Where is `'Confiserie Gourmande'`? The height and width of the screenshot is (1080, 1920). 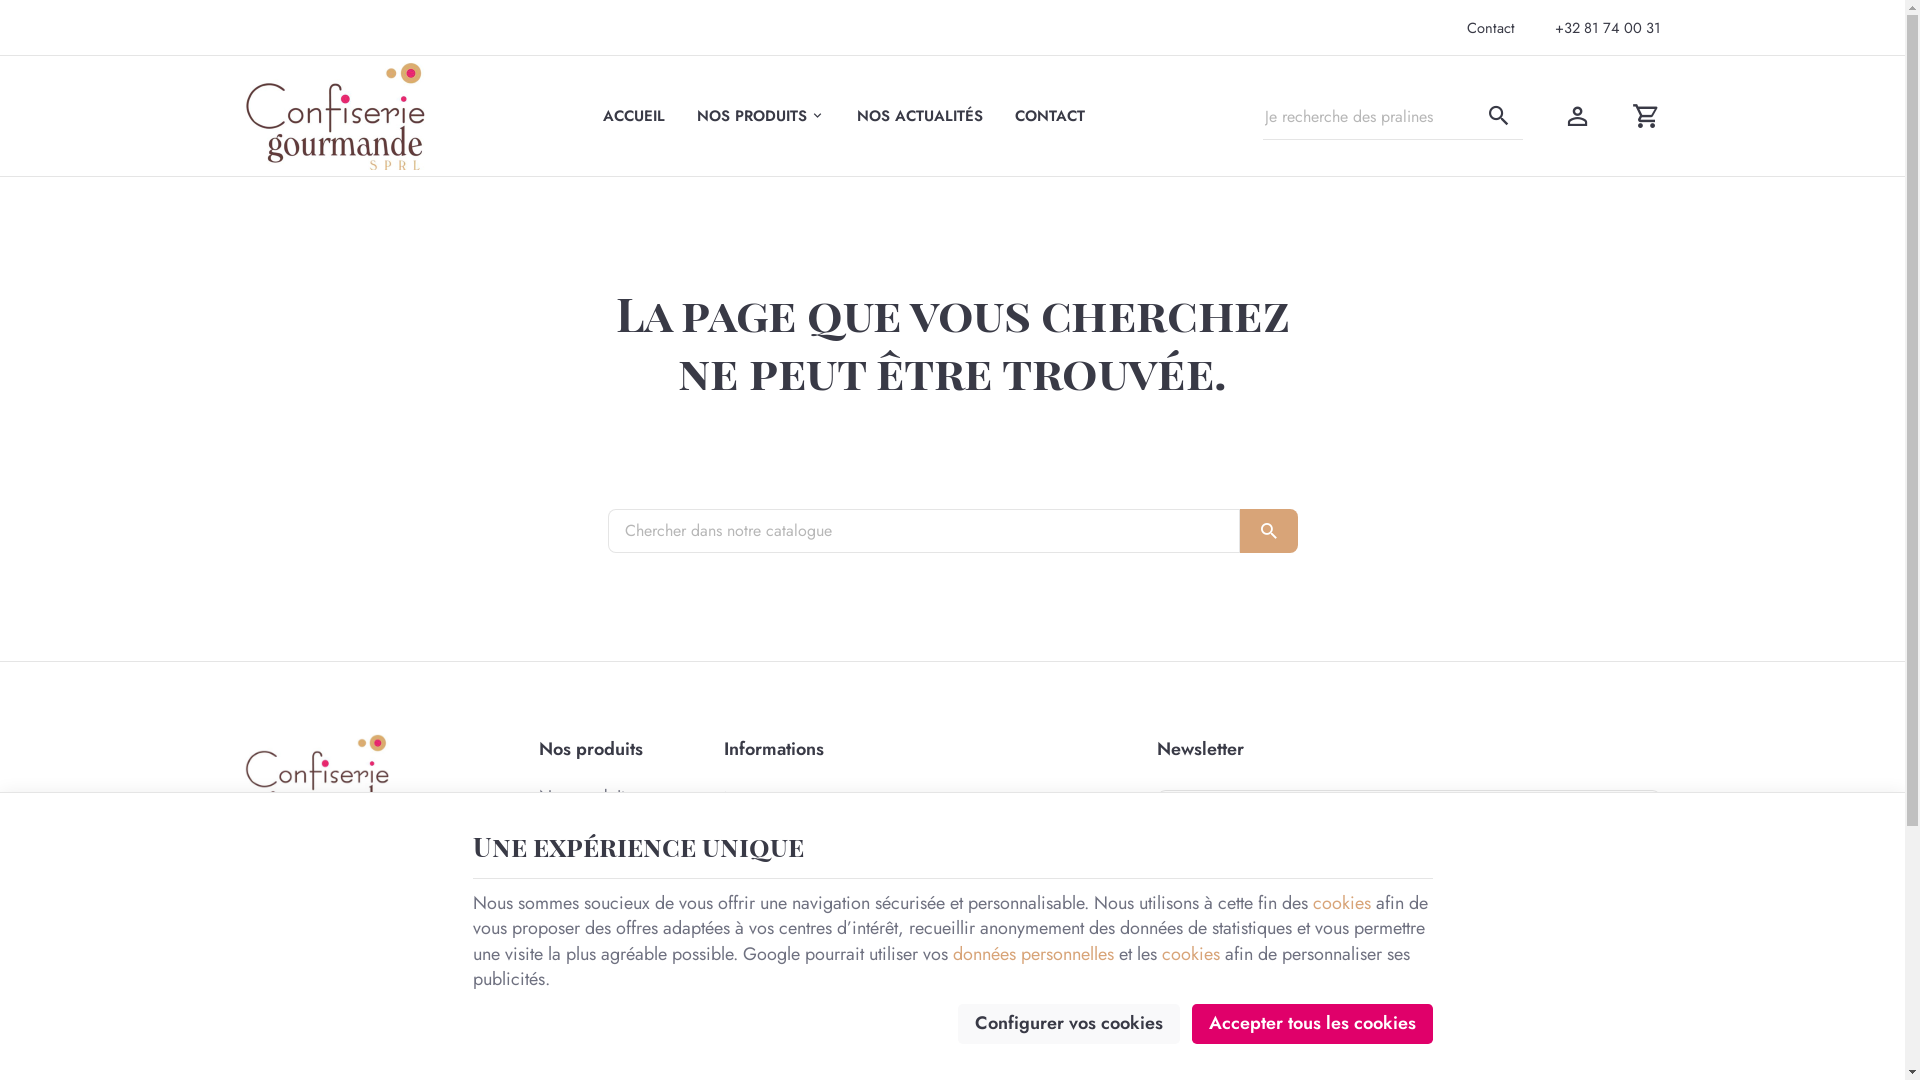
'Confiserie Gourmande' is located at coordinates (315, 775).